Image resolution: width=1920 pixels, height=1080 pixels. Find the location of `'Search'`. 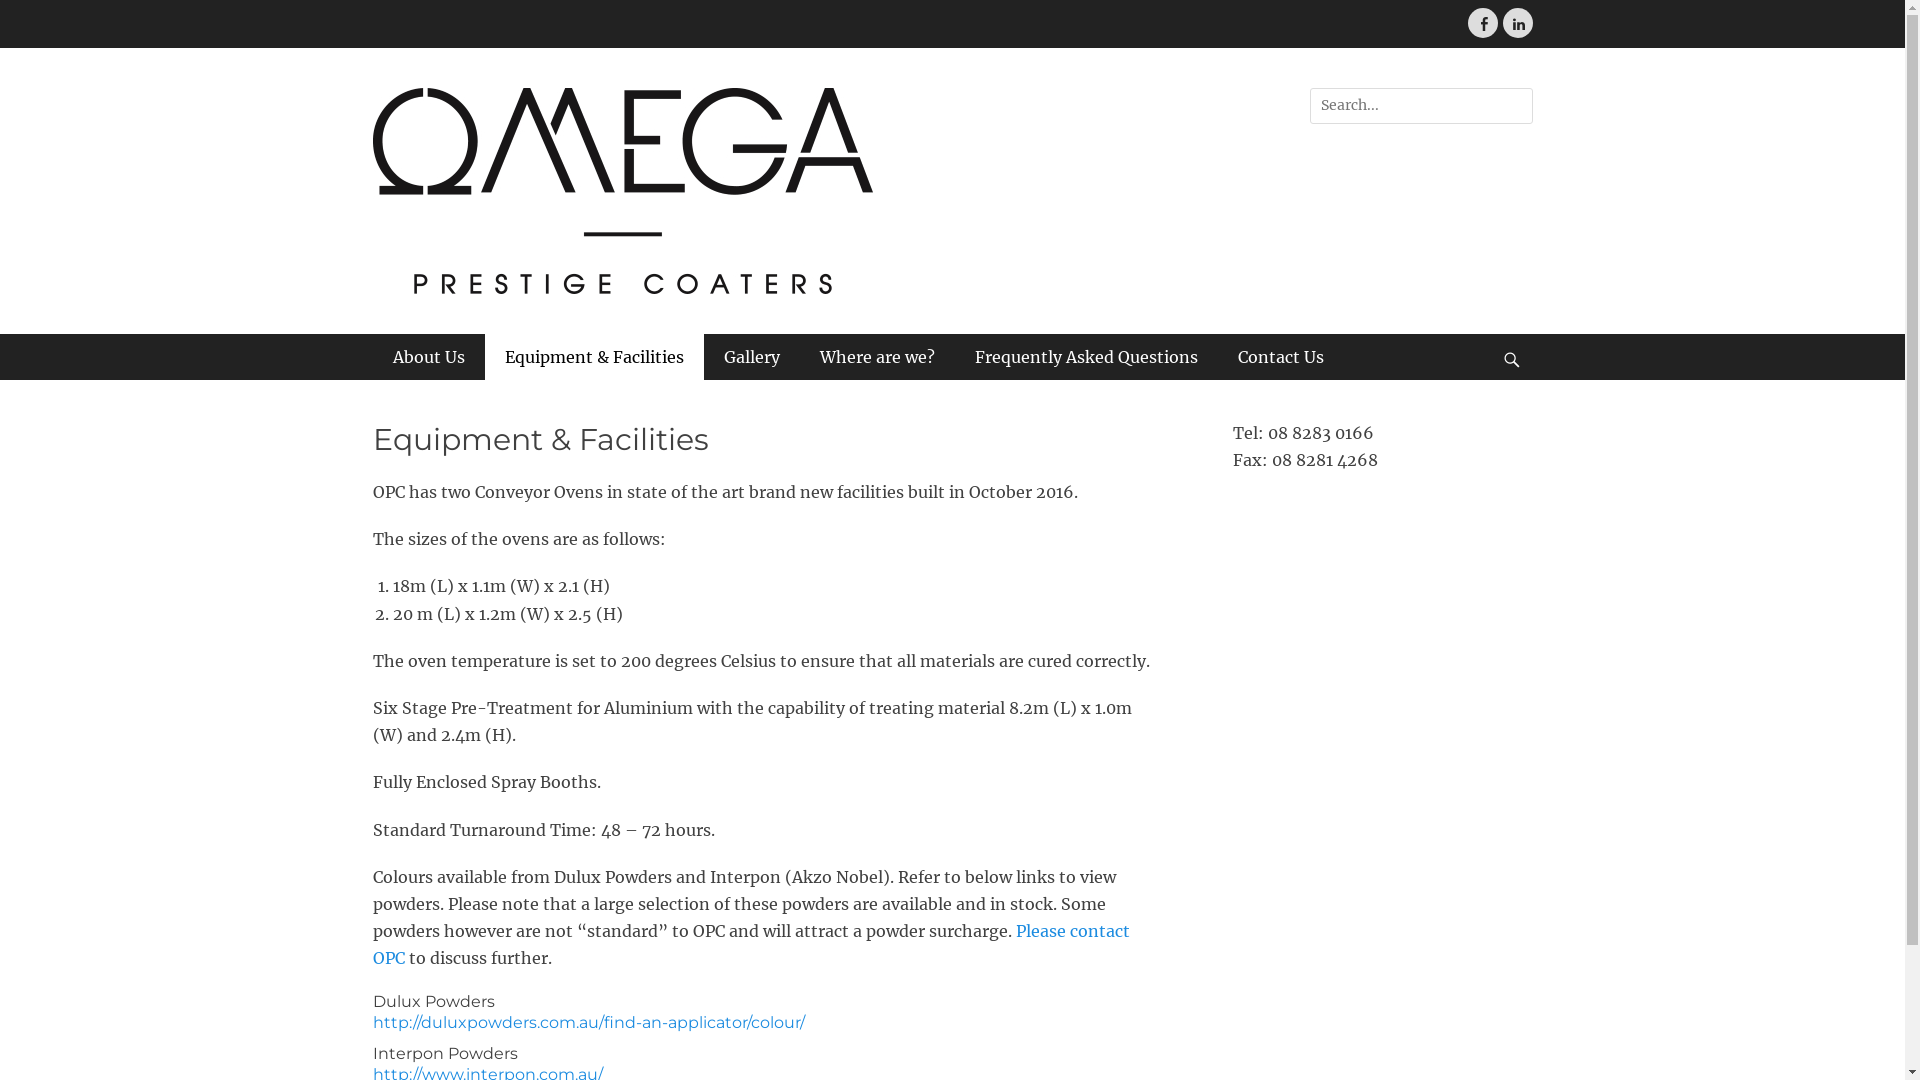

'Search' is located at coordinates (1520, 332).